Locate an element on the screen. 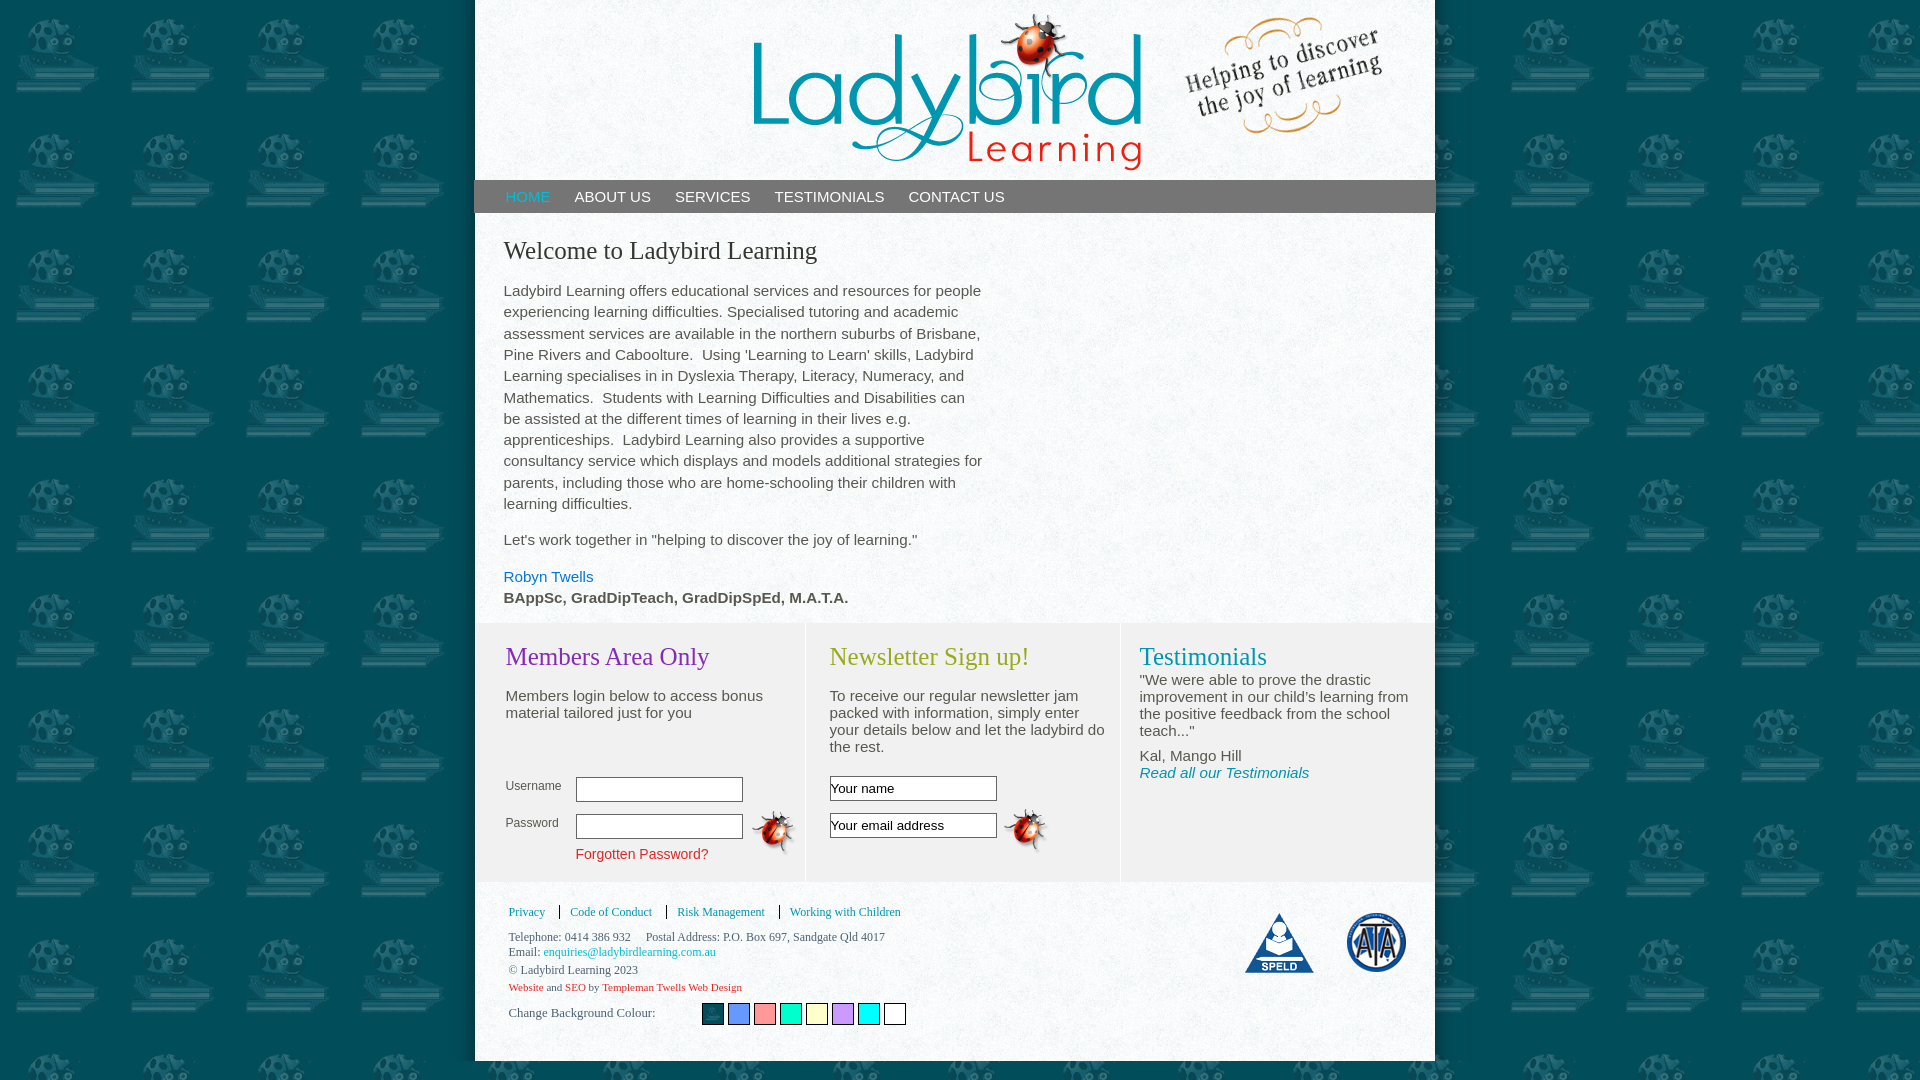 This screenshot has width=1920, height=1080. 'Read all our Testimonials' is located at coordinates (1223, 771).